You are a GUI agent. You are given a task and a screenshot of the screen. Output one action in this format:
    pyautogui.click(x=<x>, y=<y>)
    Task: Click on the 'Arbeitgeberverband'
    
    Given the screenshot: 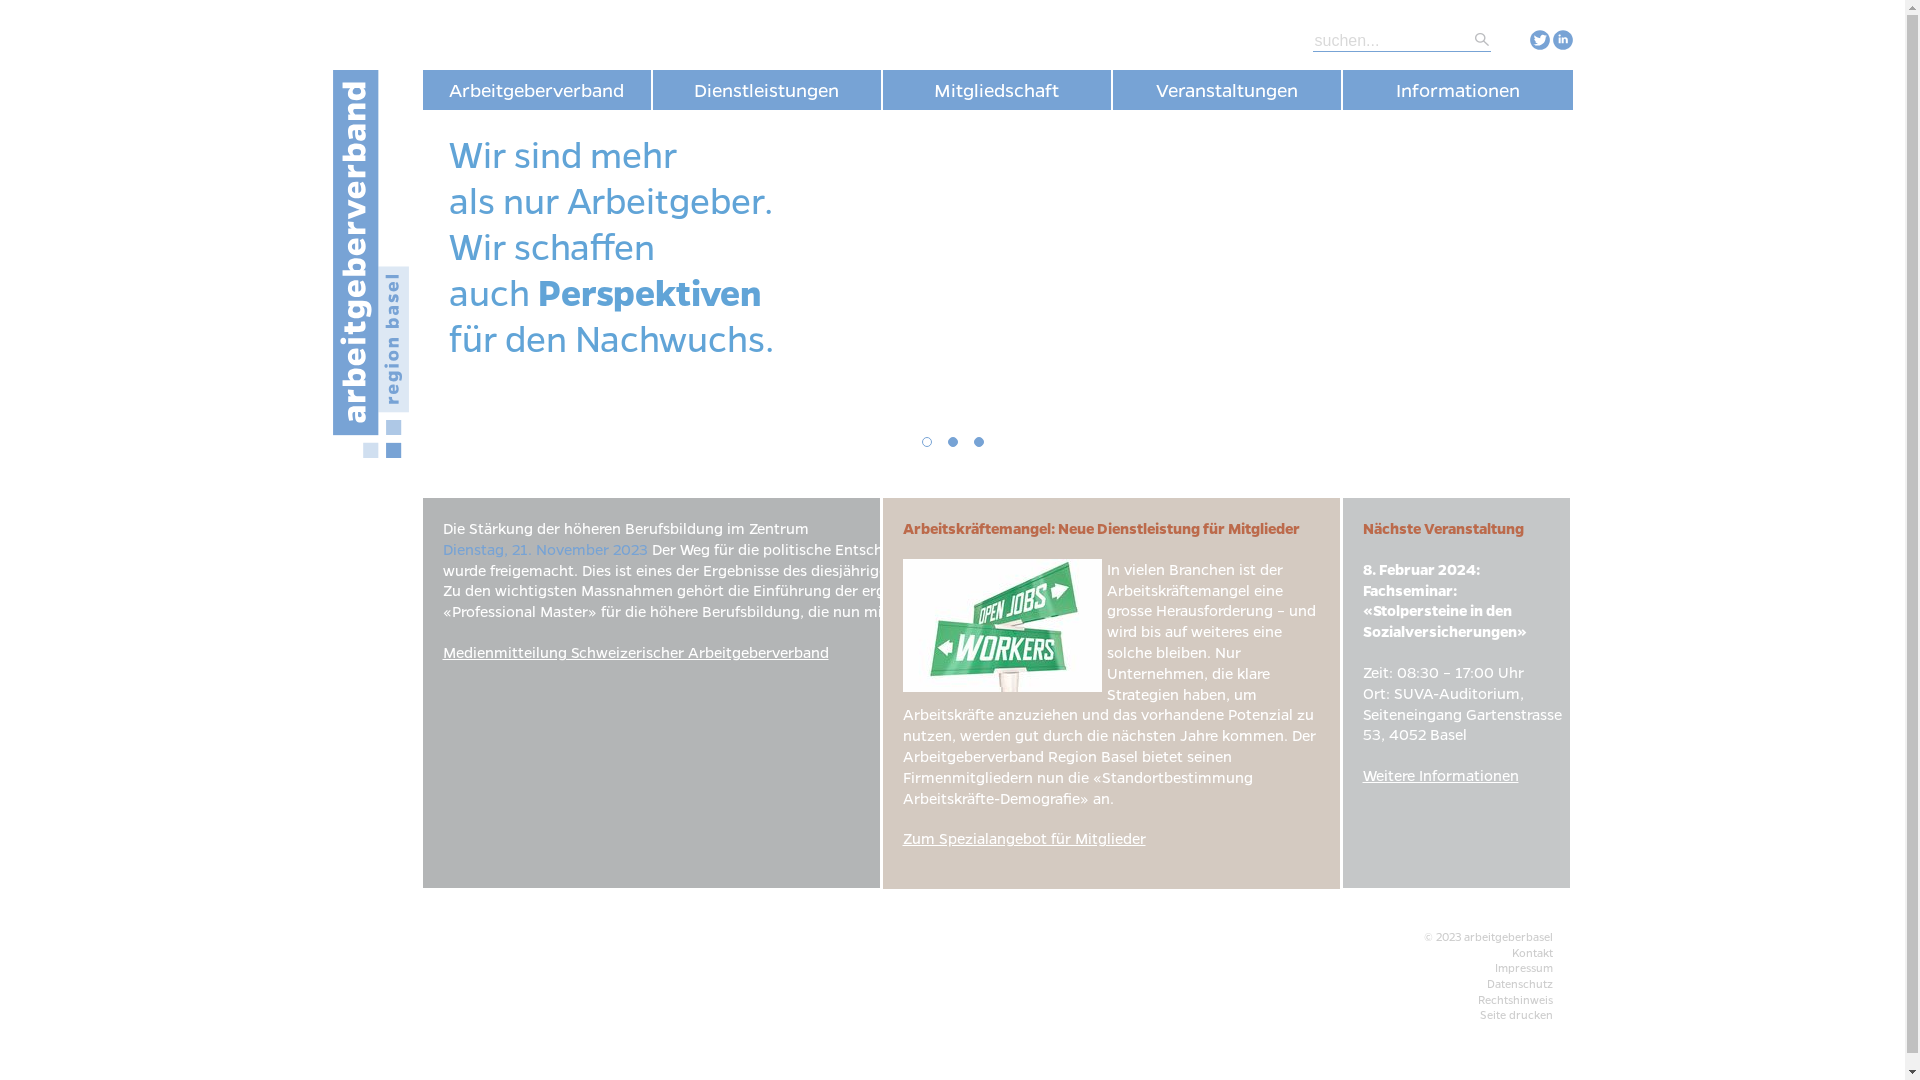 What is the action you would take?
    pyautogui.click(x=421, y=88)
    